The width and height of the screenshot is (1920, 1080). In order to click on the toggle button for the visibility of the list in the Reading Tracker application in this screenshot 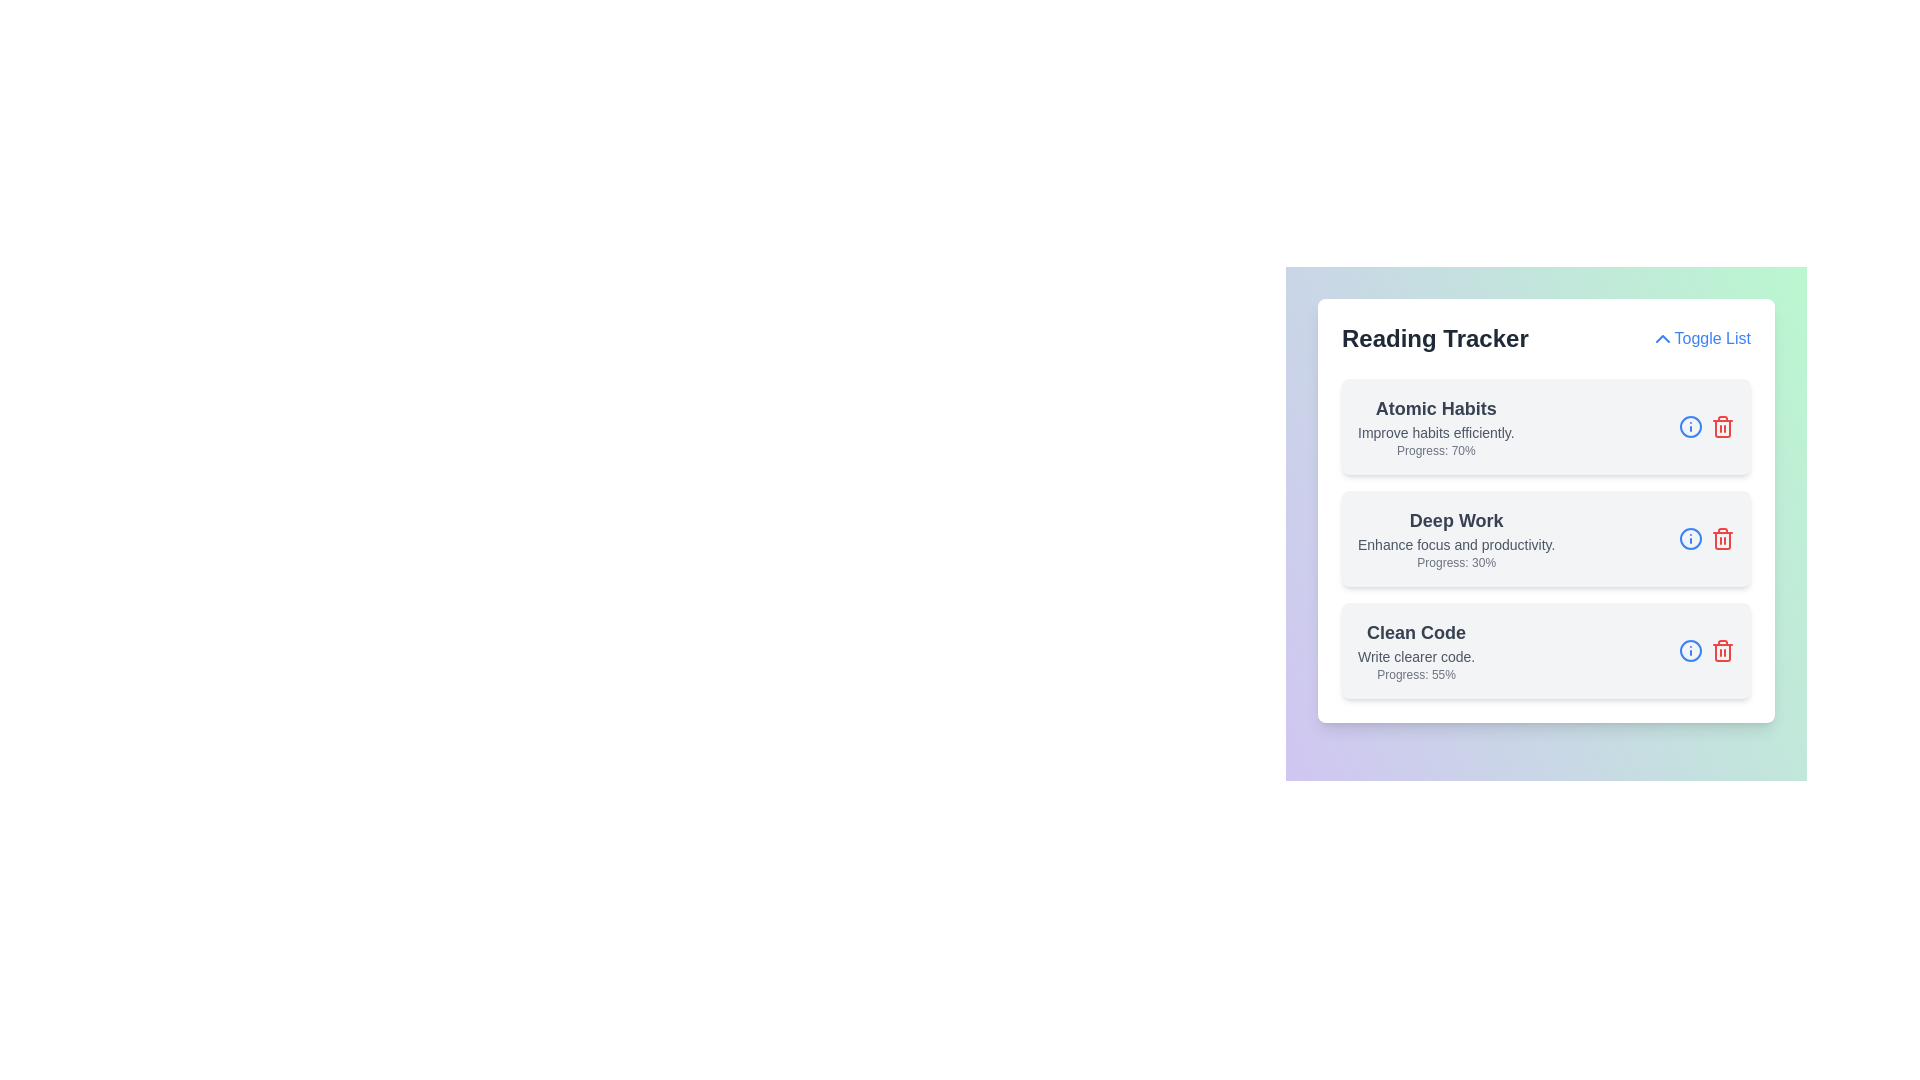, I will do `click(1699, 338)`.